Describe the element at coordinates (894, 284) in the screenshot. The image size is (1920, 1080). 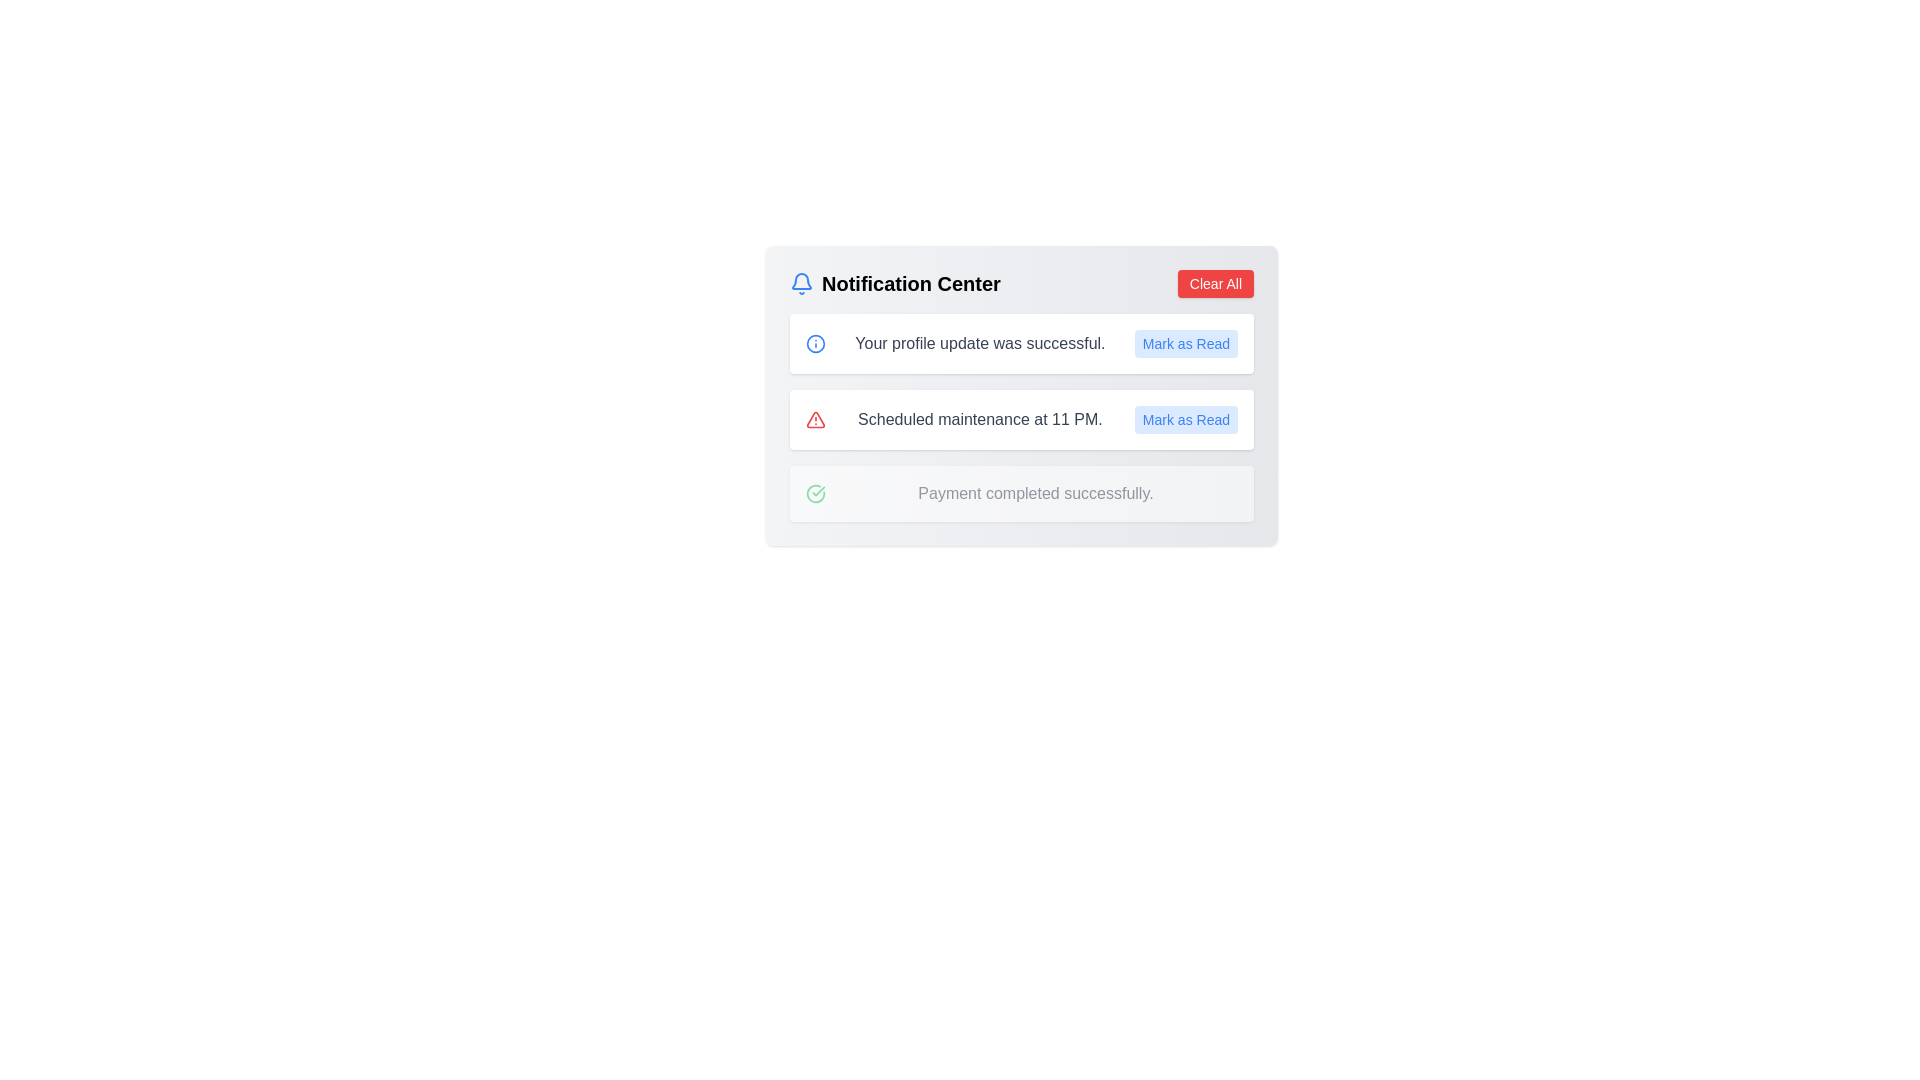
I see `the surrounding area of the 'Notification Center' label to focus on it, which is located next to a blue bell icon inside the notification panel header` at that location.